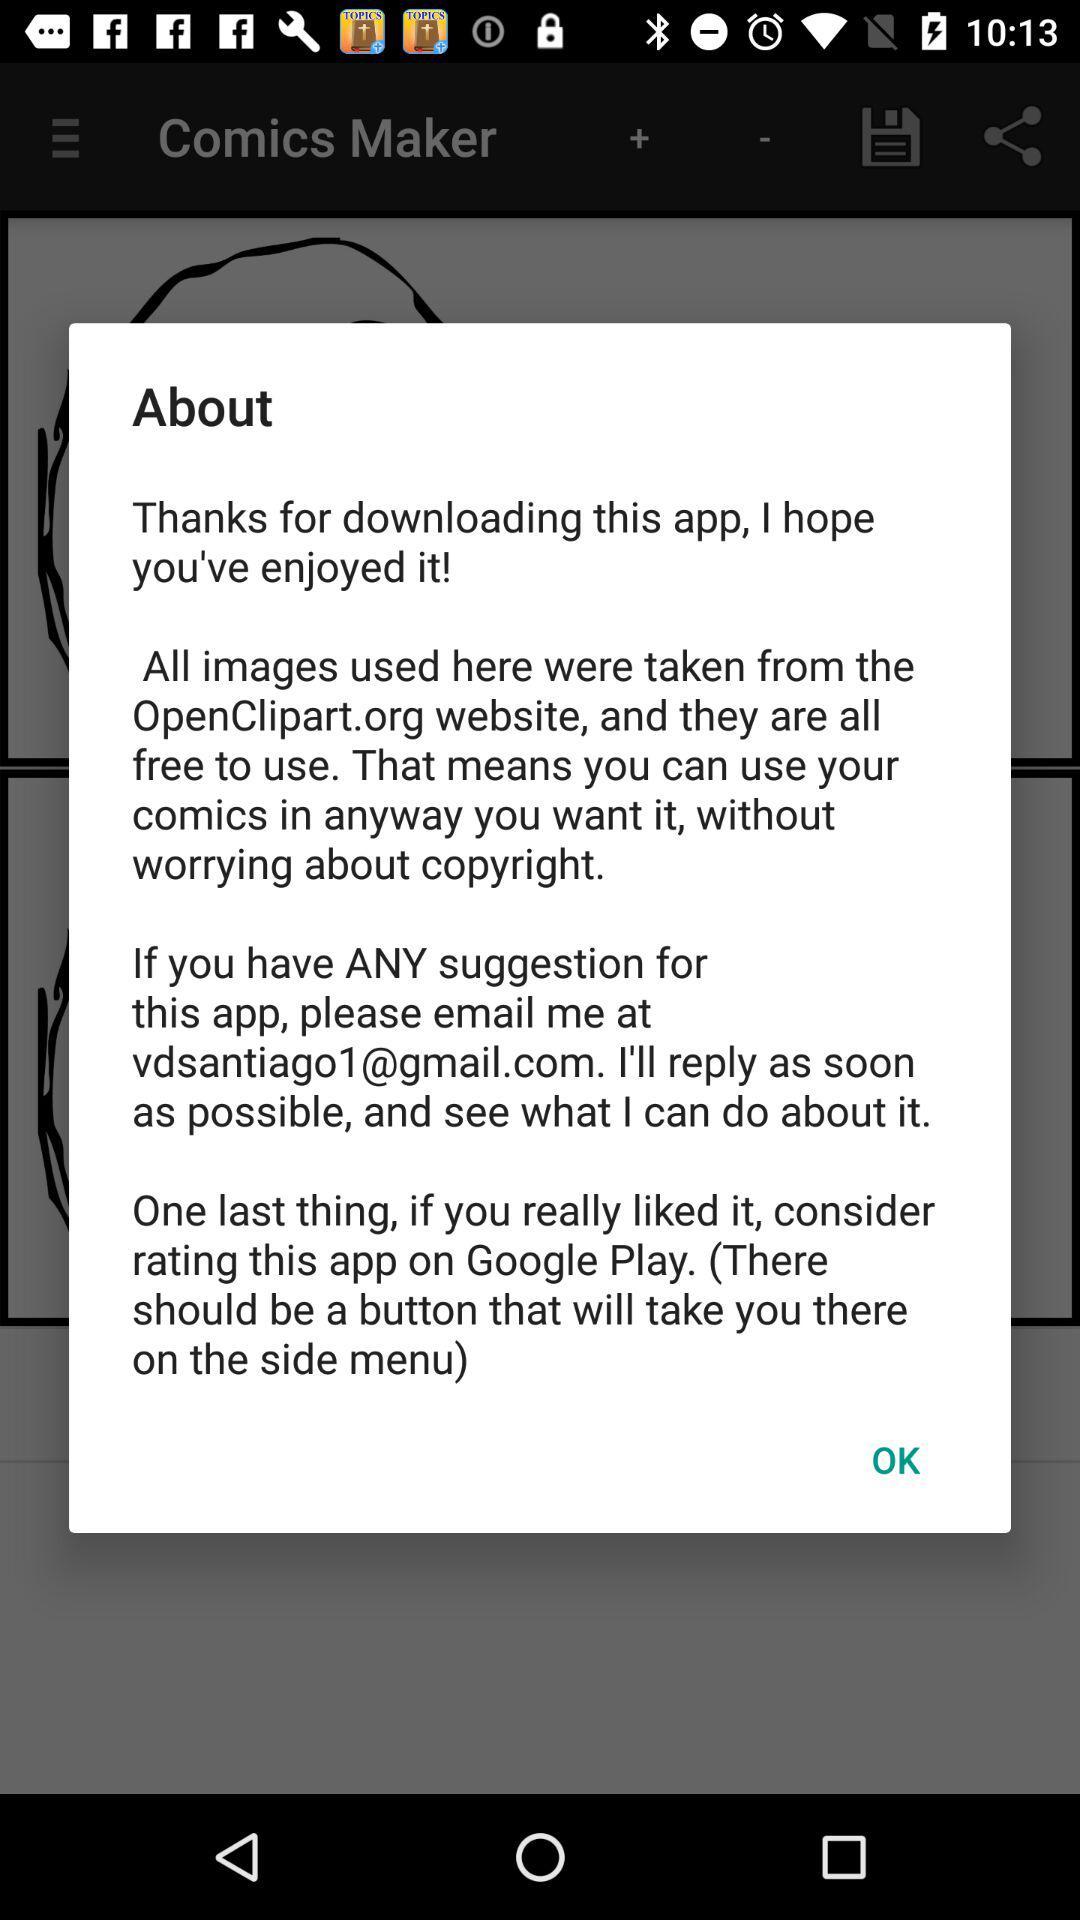 The height and width of the screenshot is (1920, 1080). I want to click on the ok button, so click(894, 1459).